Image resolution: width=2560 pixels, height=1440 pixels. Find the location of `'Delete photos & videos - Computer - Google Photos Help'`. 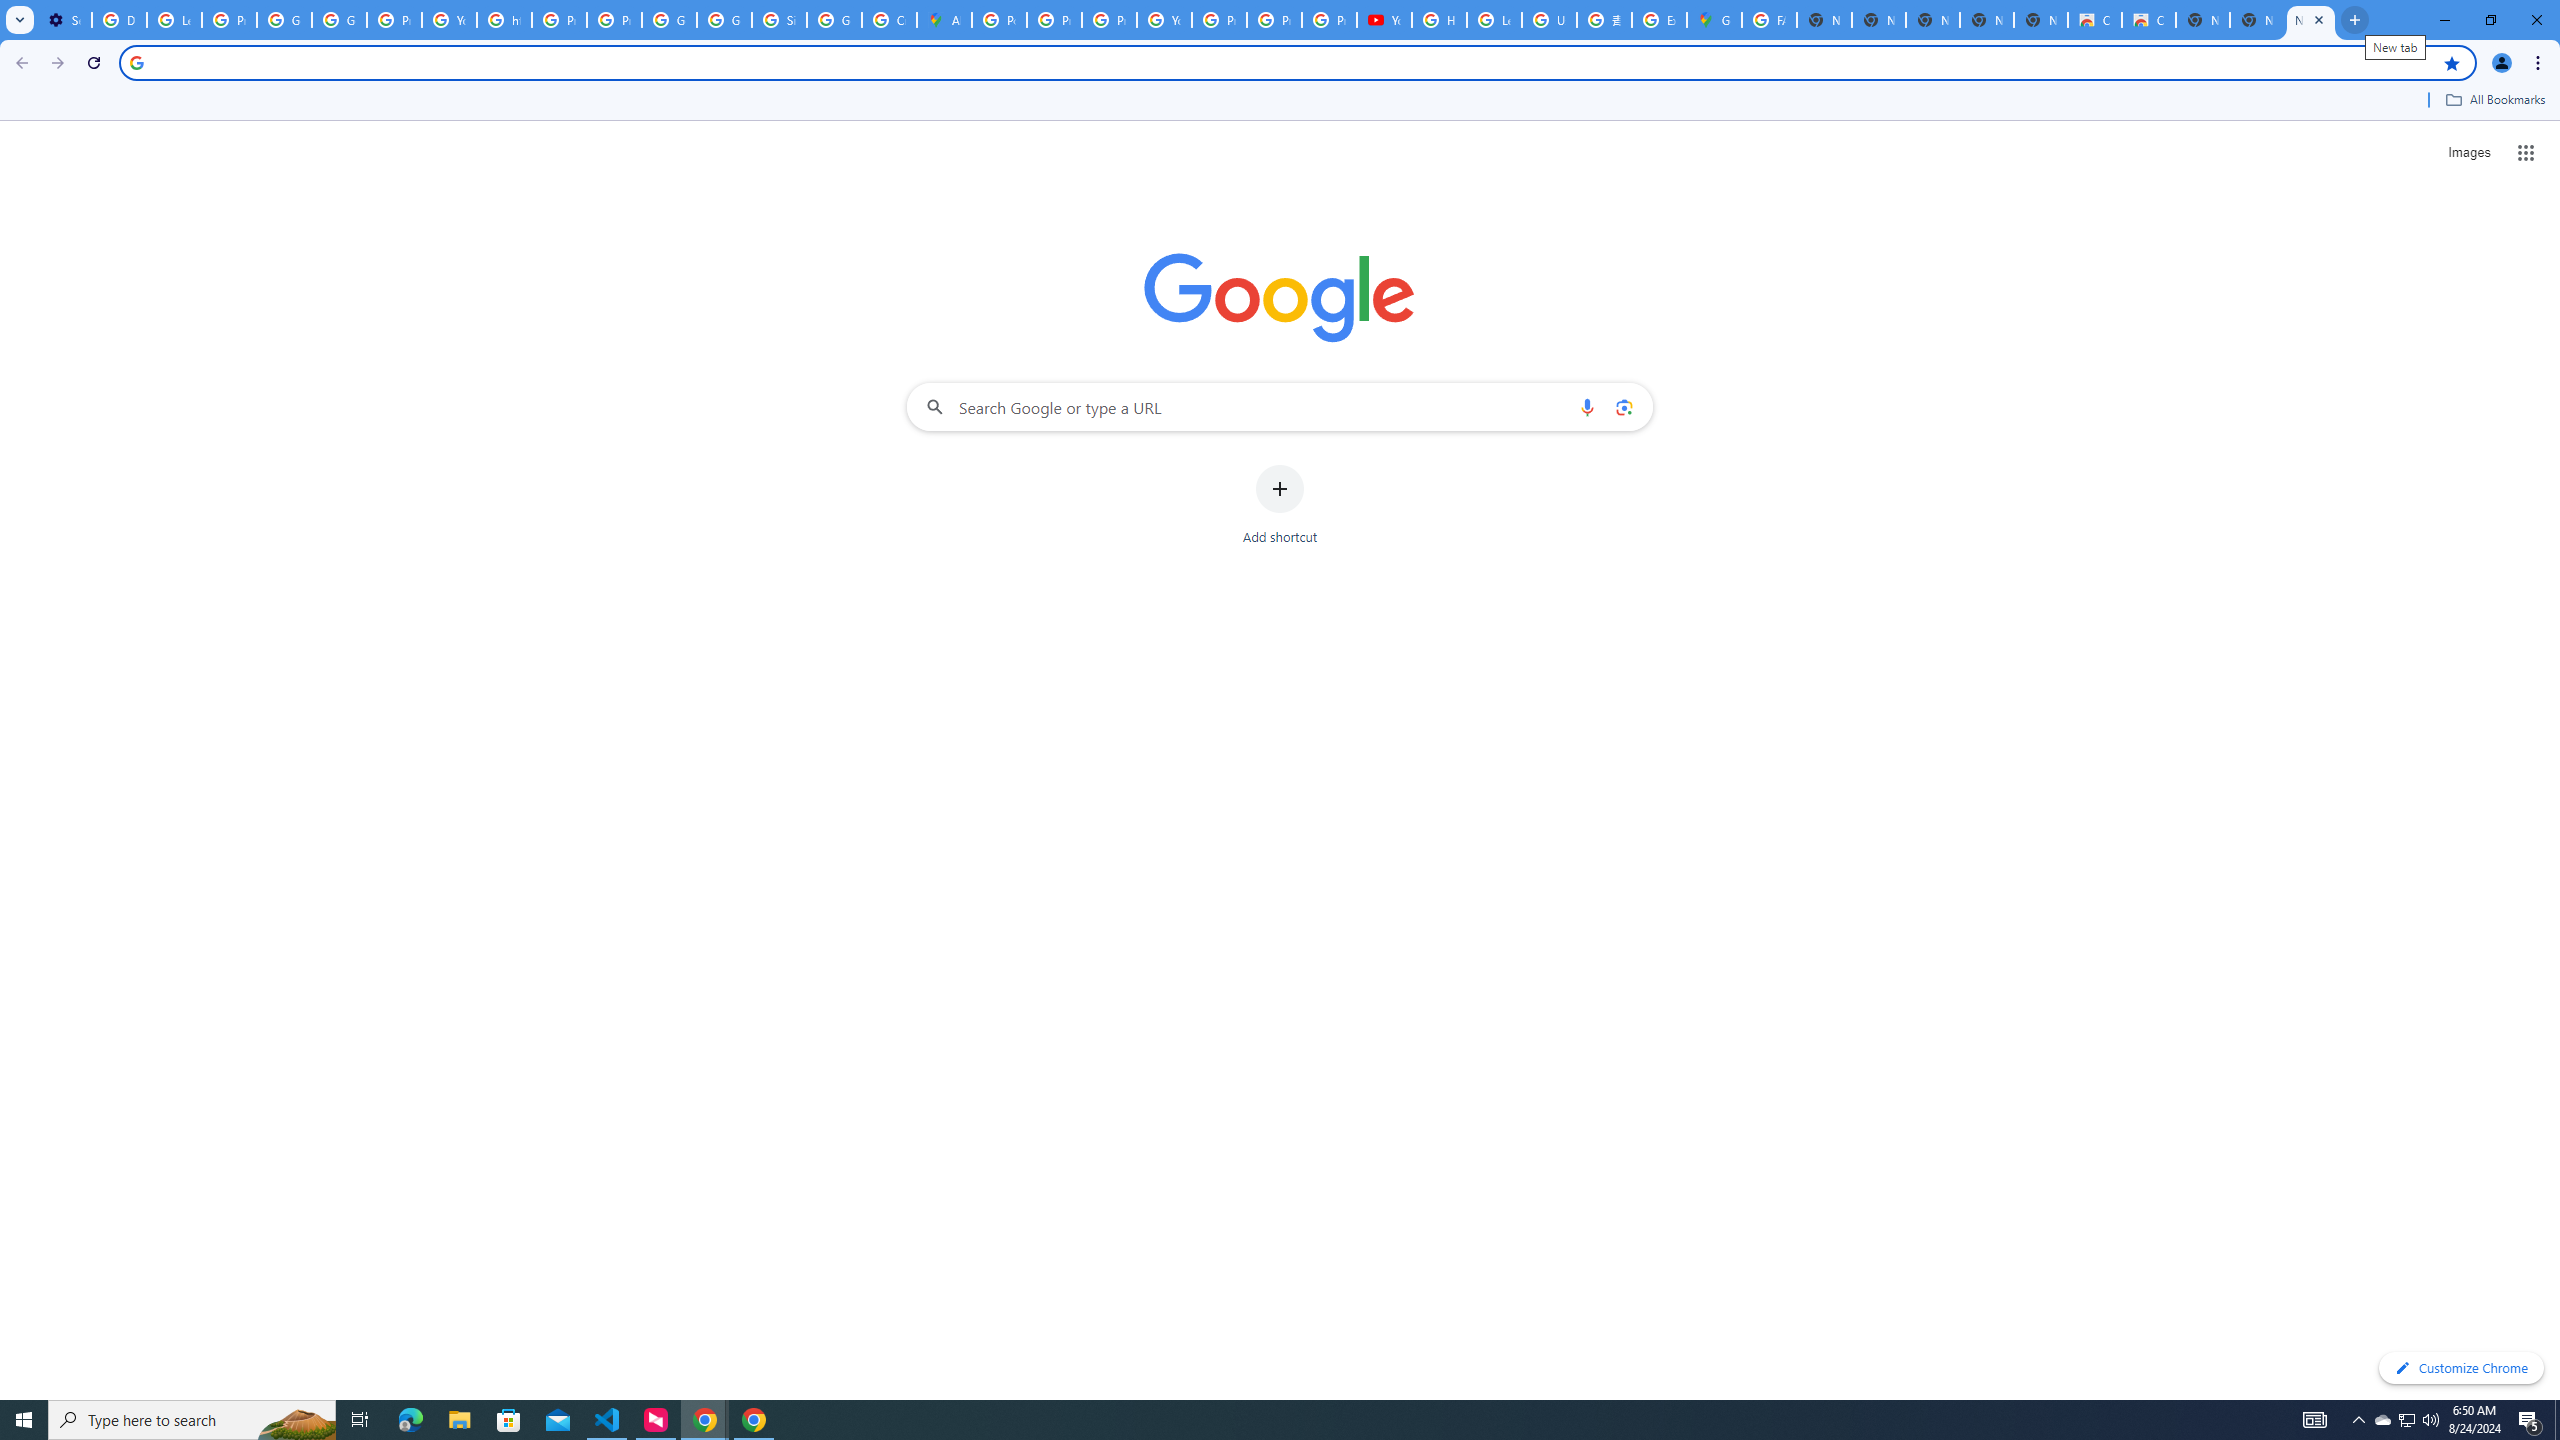

'Delete photos & videos - Computer - Google Photos Help' is located at coordinates (118, 19).